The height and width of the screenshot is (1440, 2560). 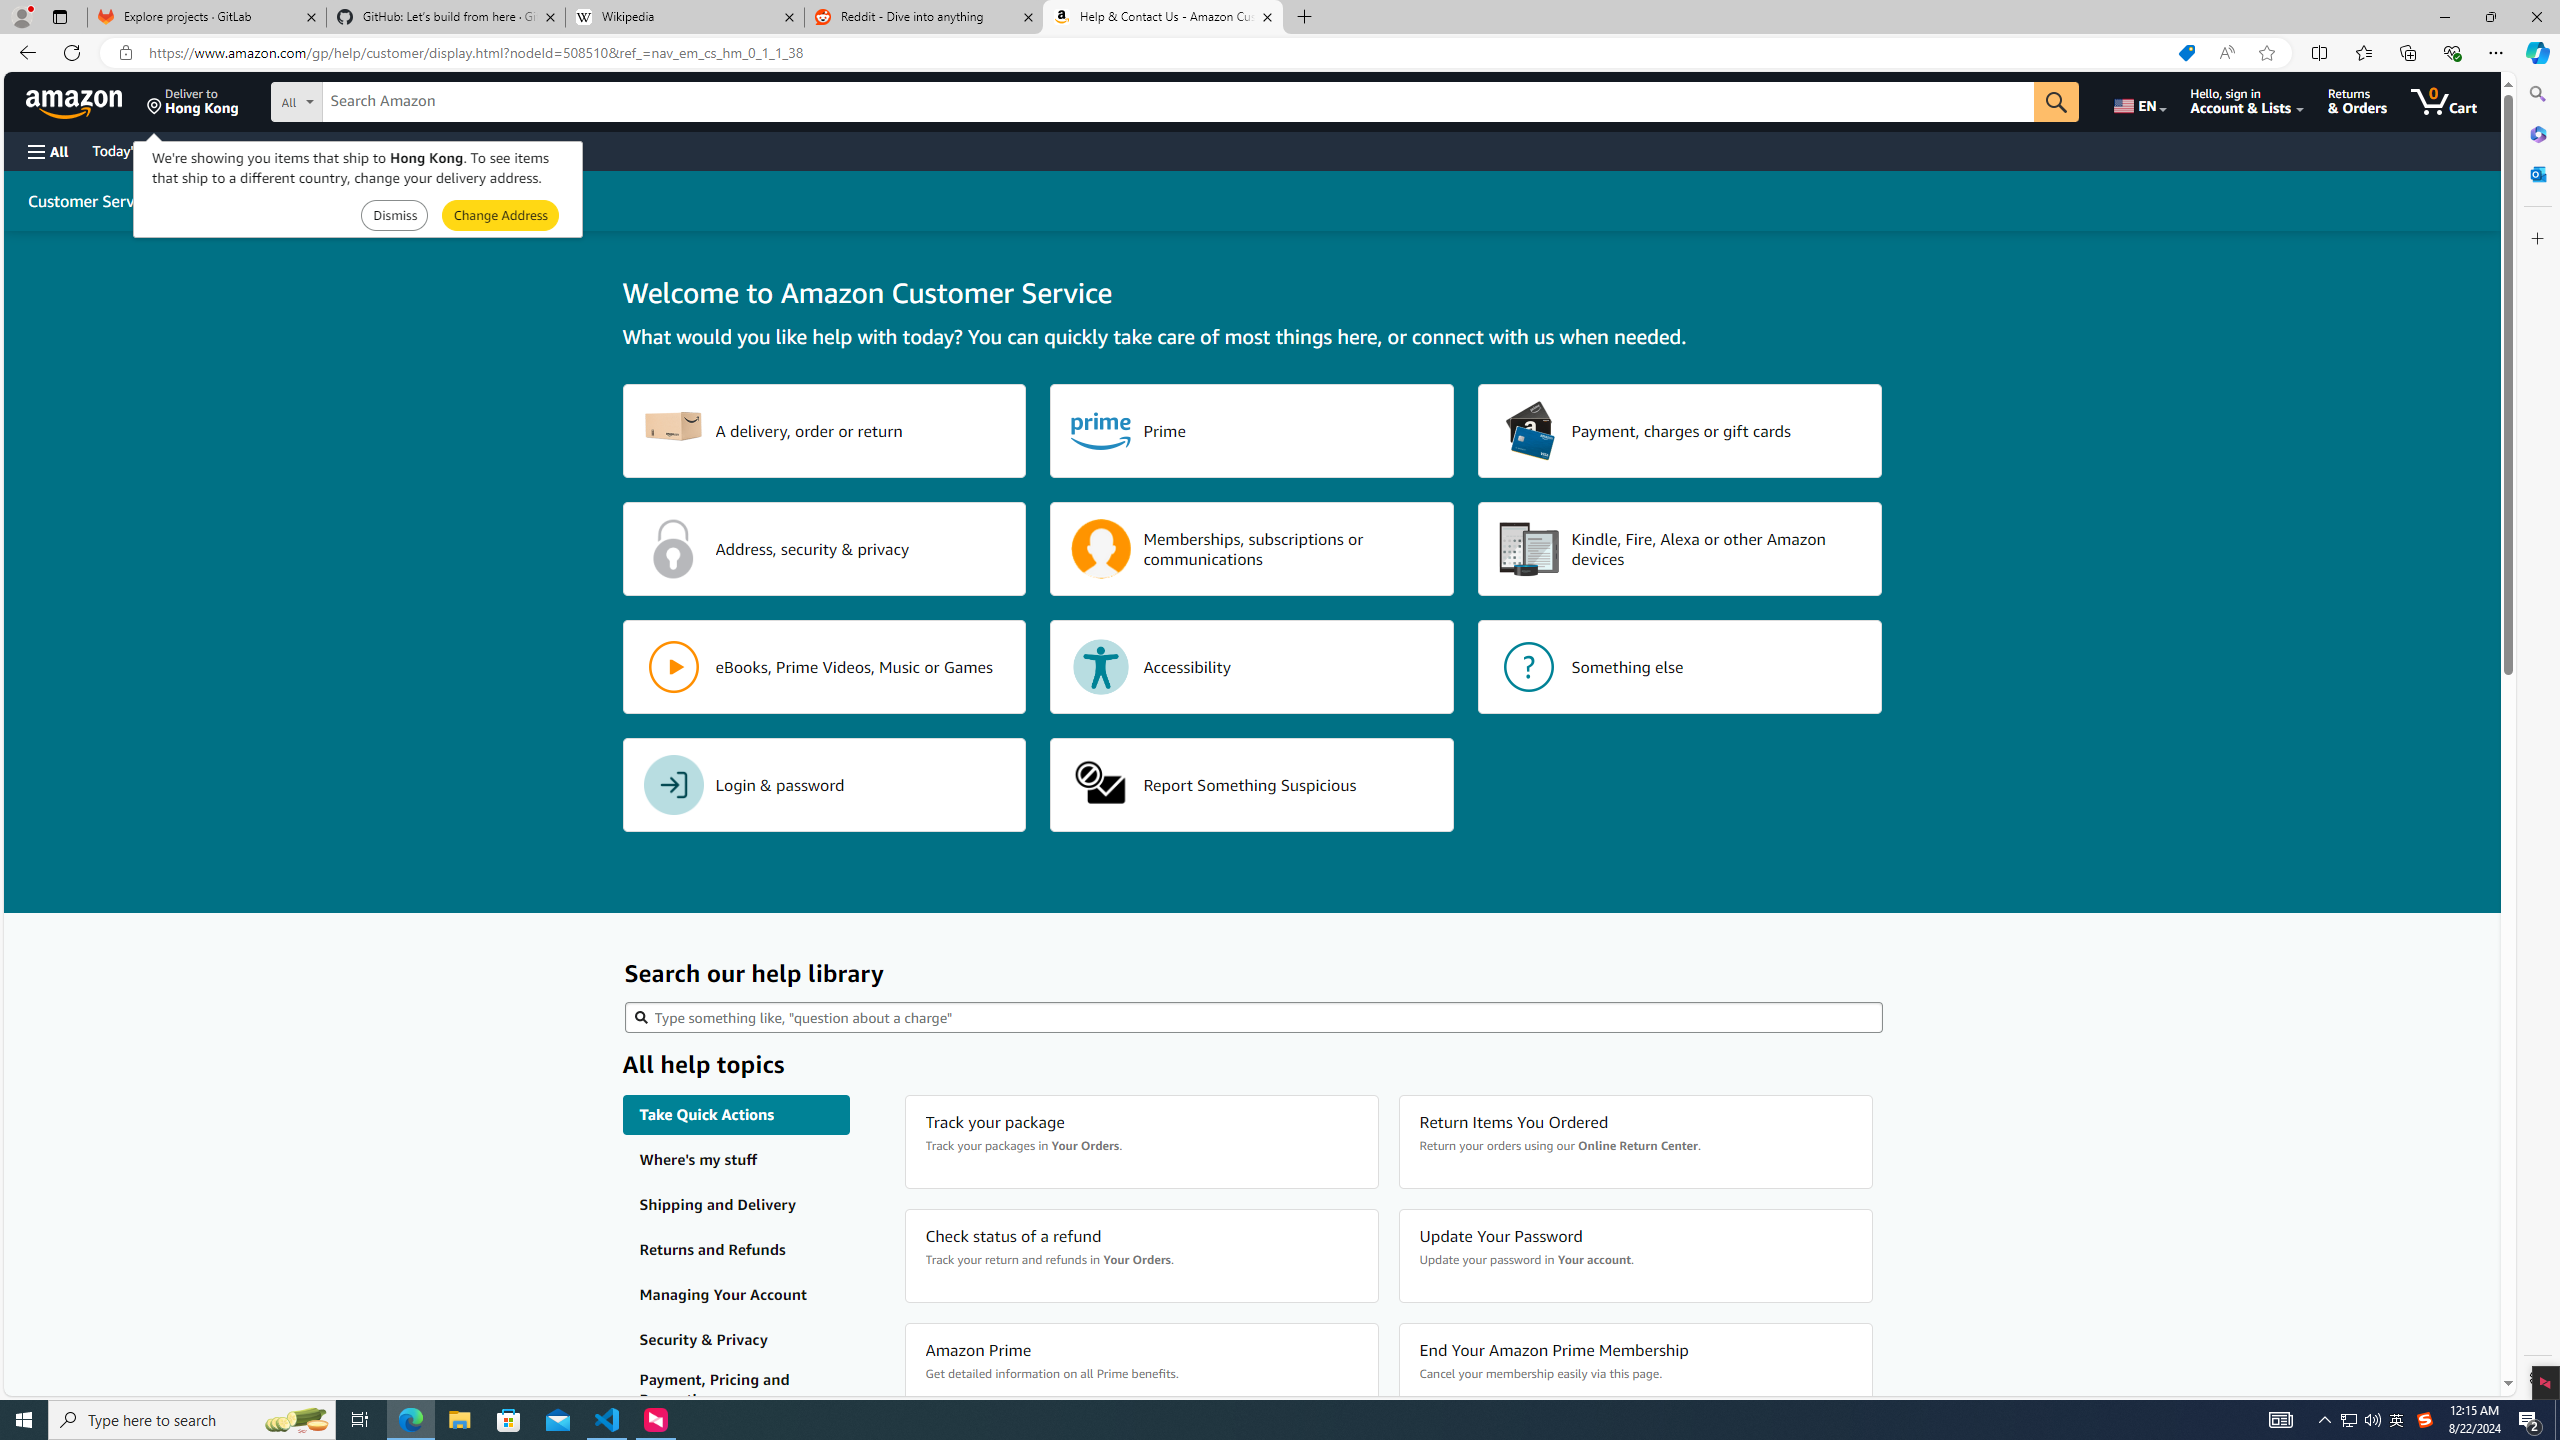 What do you see at coordinates (1141, 1370) in the screenshot?
I see `'Amazon Prime Get detailed information on all Prime benefits.'` at bounding box center [1141, 1370].